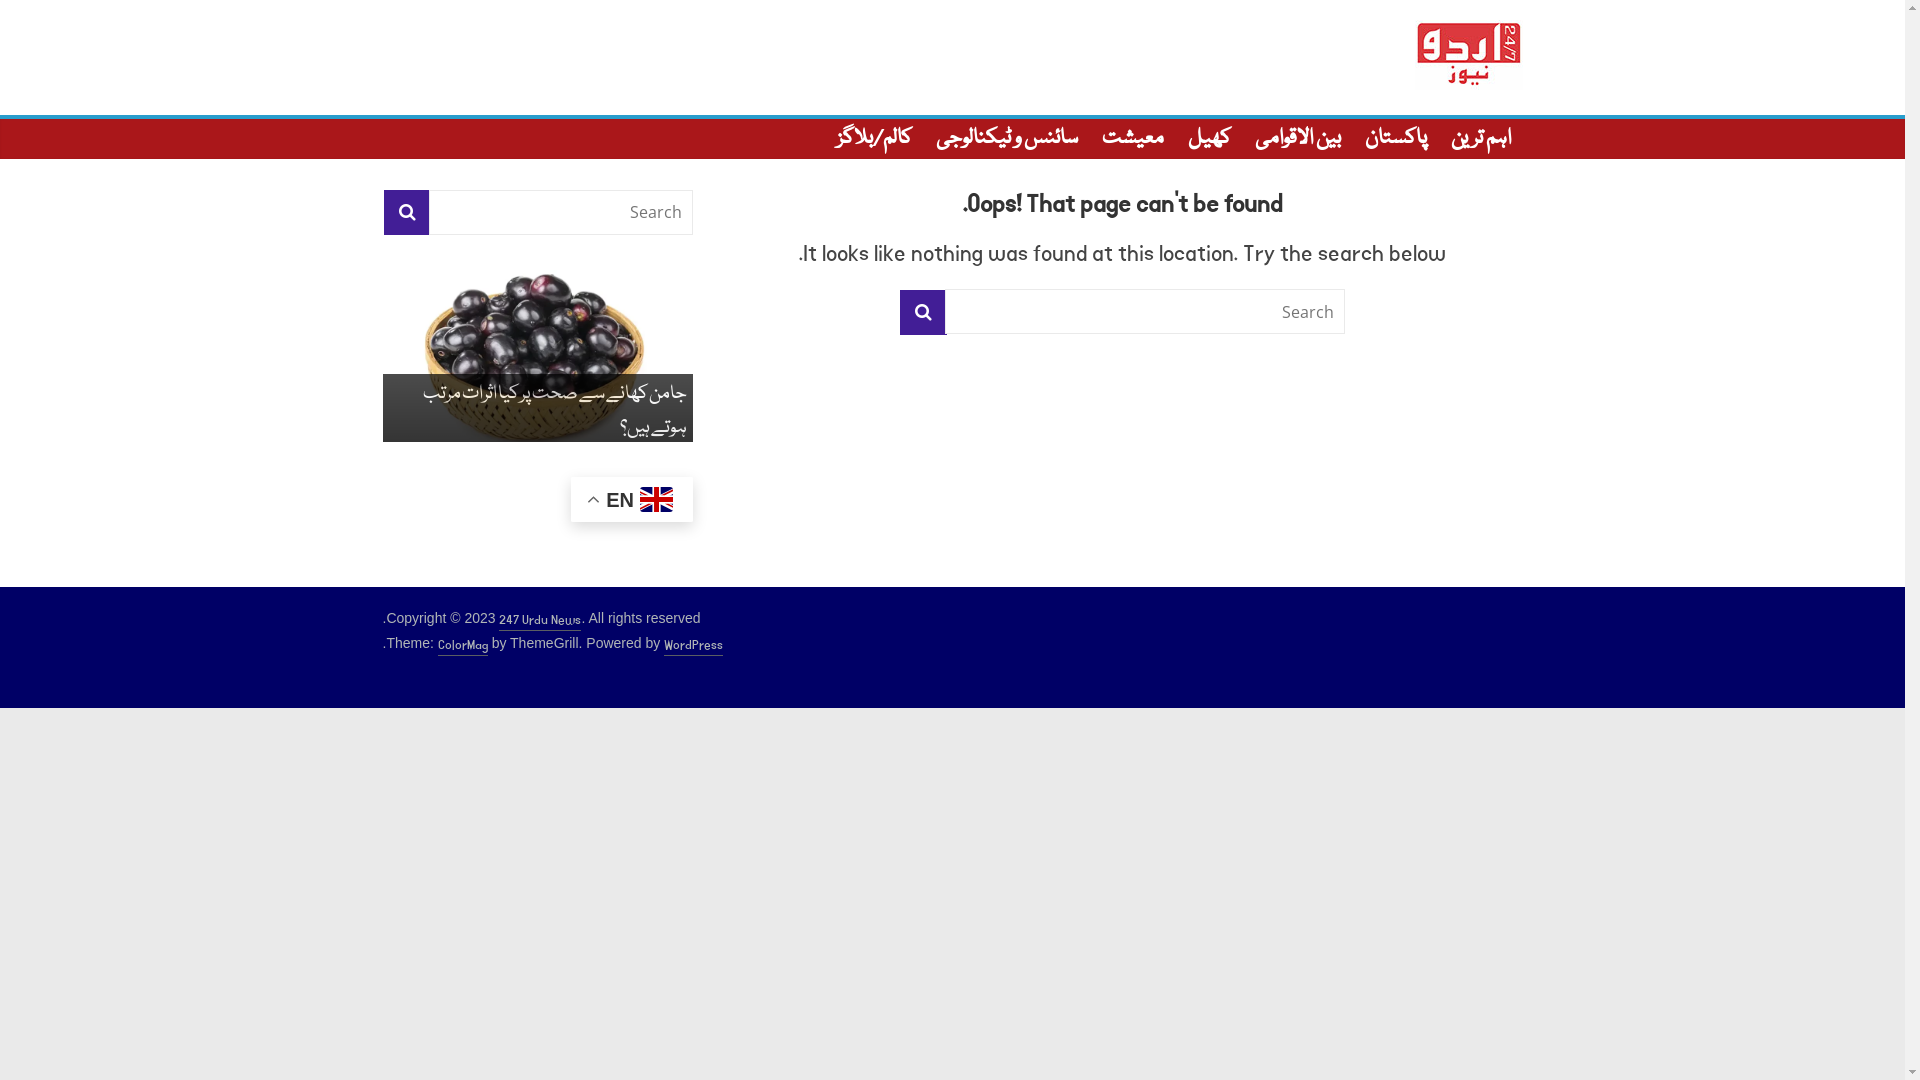 The width and height of the screenshot is (1920, 1080). I want to click on '247 Urdu News', so click(539, 620).